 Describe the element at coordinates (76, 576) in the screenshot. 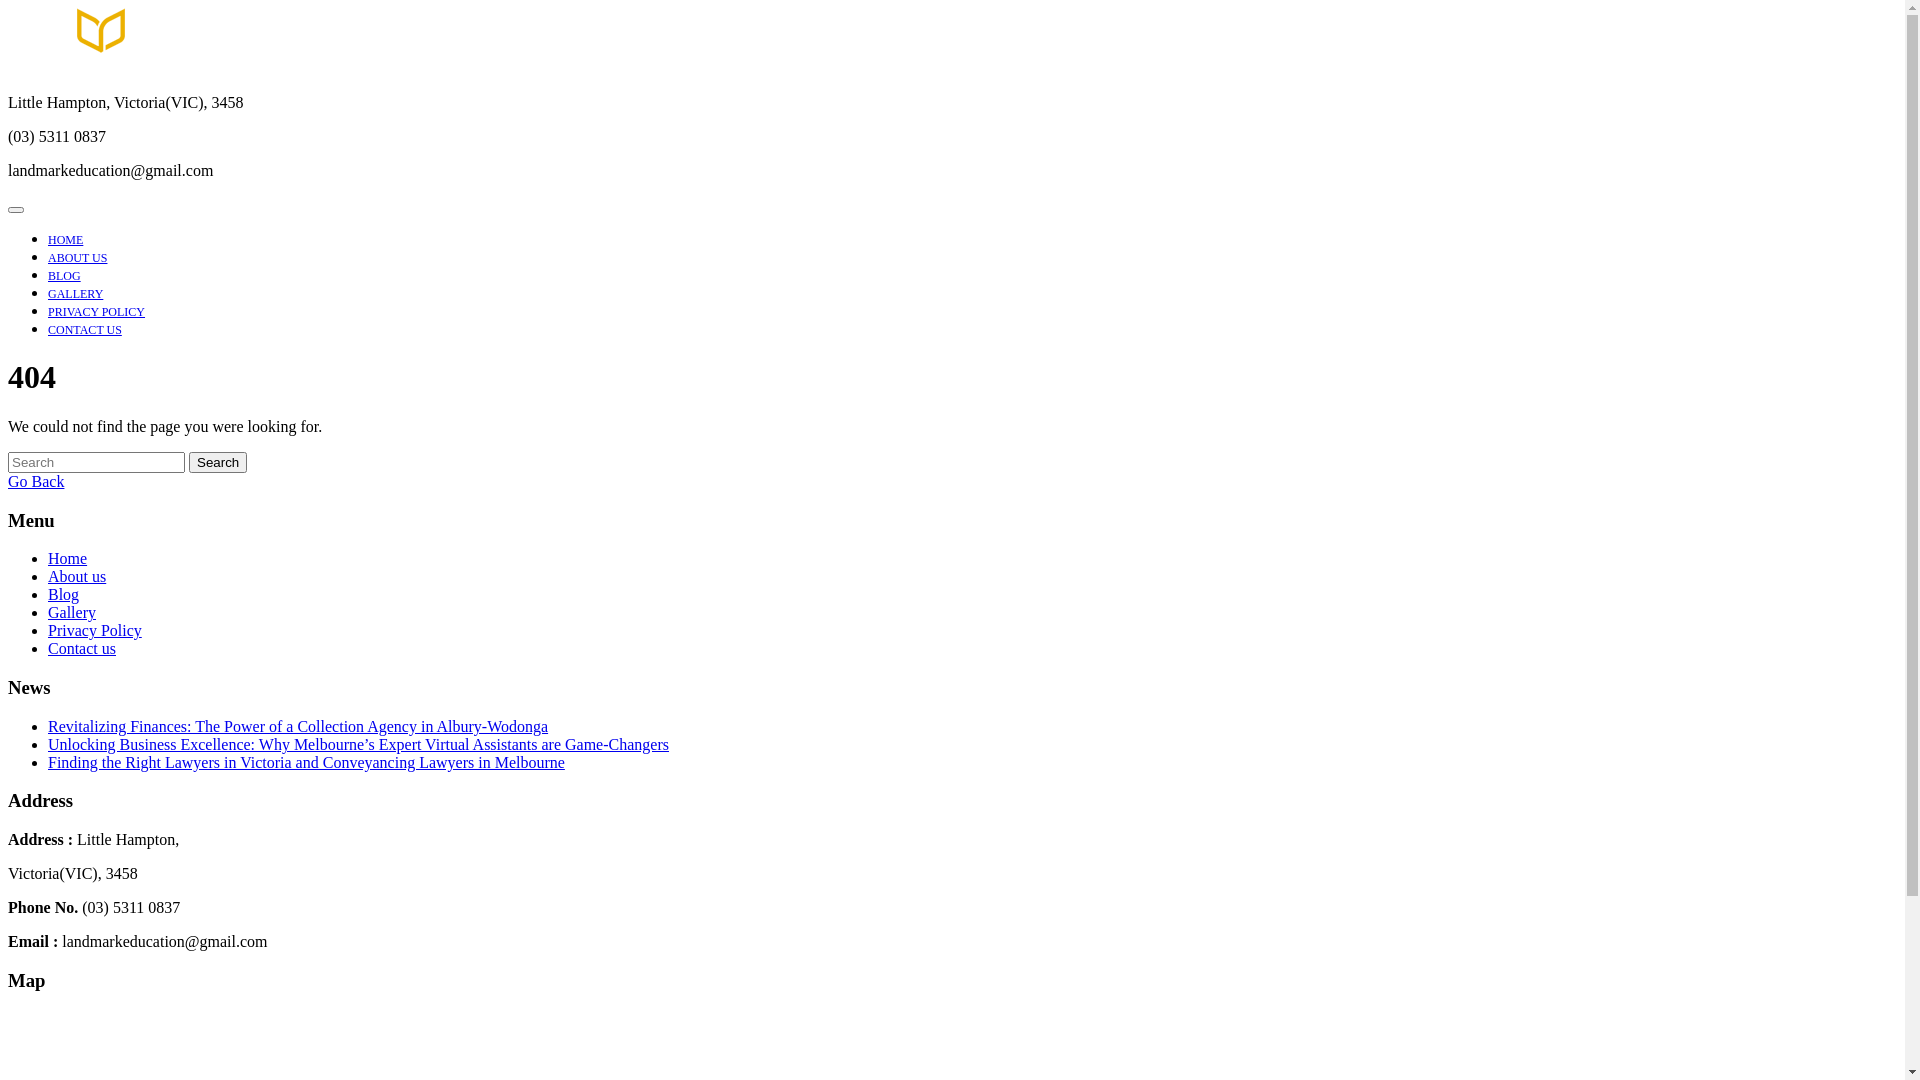

I see `'About us'` at that location.